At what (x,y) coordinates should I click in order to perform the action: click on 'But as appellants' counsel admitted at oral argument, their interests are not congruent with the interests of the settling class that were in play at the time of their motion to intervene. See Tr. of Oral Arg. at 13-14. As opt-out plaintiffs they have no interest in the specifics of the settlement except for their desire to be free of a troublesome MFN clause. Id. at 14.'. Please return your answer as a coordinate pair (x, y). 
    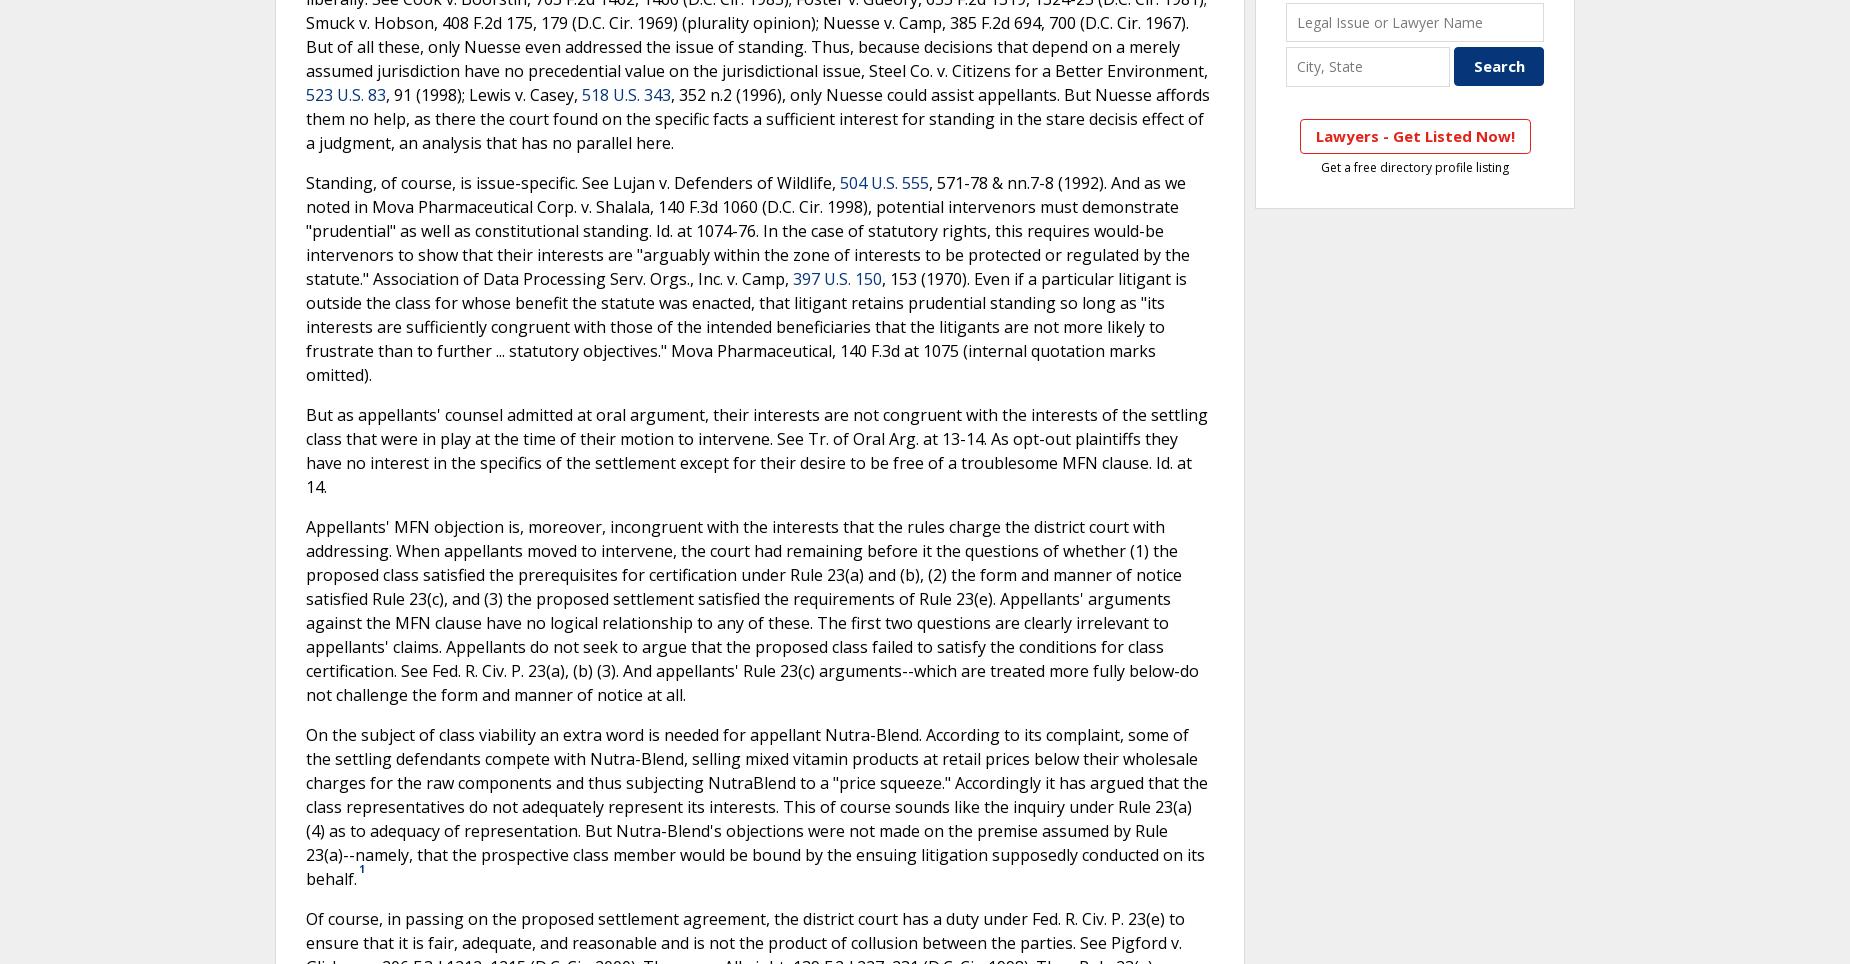
    Looking at the image, I should click on (757, 449).